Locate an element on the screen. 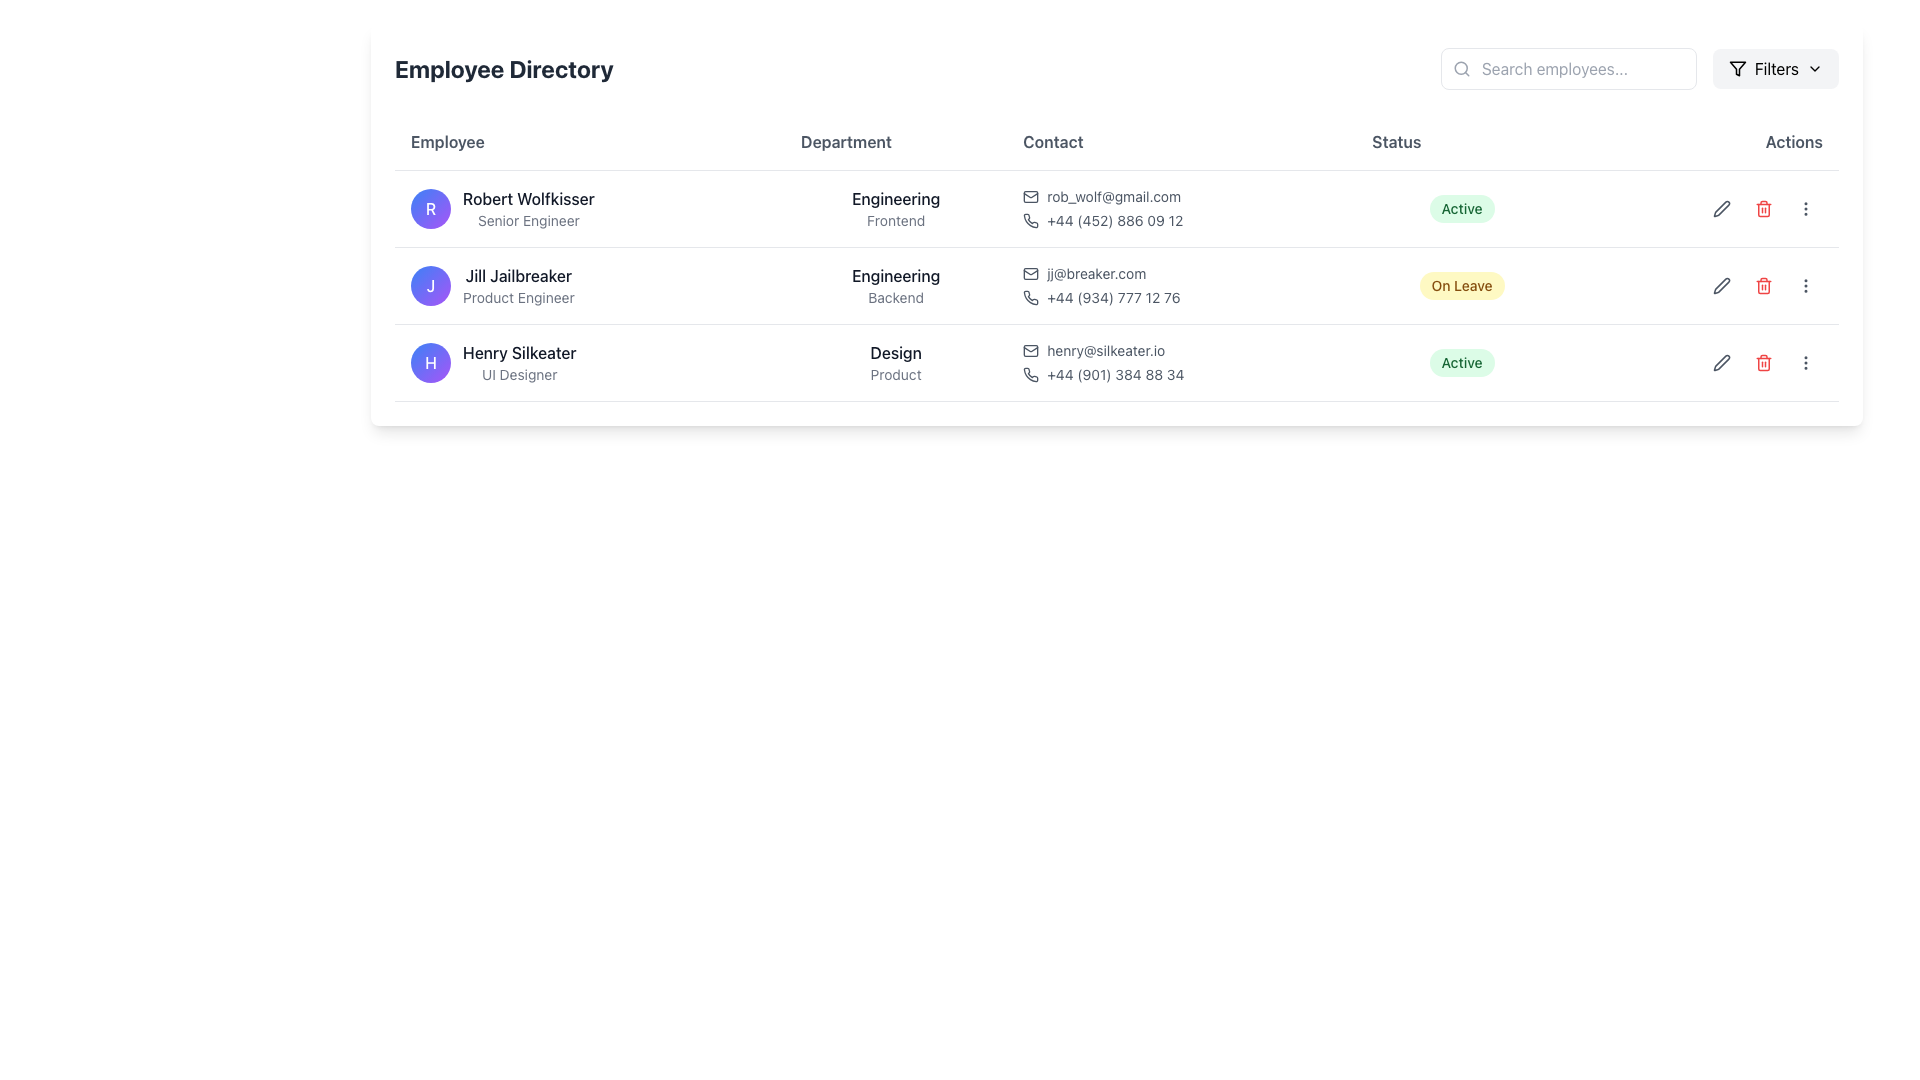 The width and height of the screenshot is (1920, 1080). the pen-shaped icon button in the 'Actions' column of the third row in the 'Employee Directory' table is located at coordinates (1721, 362).